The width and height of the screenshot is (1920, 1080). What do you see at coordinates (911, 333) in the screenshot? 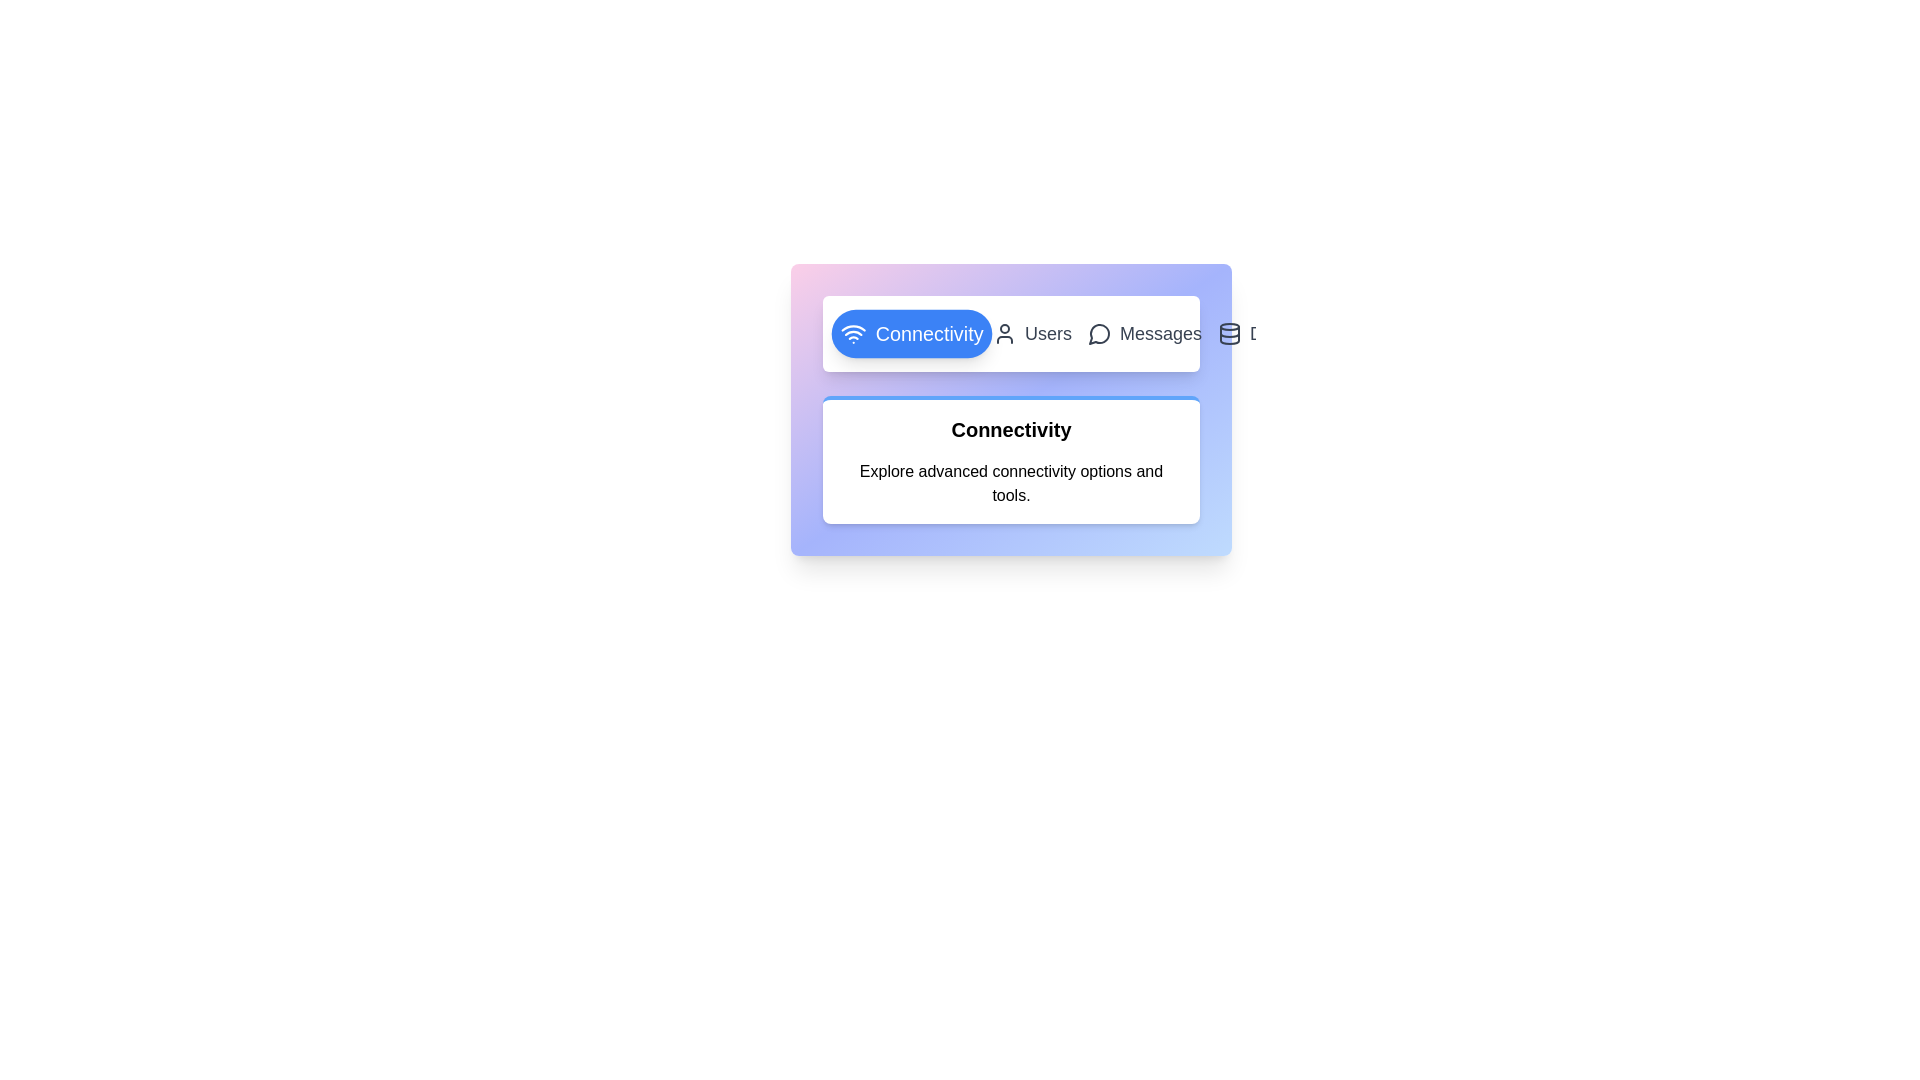
I see `the tab labeled 'Connectivity' to view its content` at bounding box center [911, 333].